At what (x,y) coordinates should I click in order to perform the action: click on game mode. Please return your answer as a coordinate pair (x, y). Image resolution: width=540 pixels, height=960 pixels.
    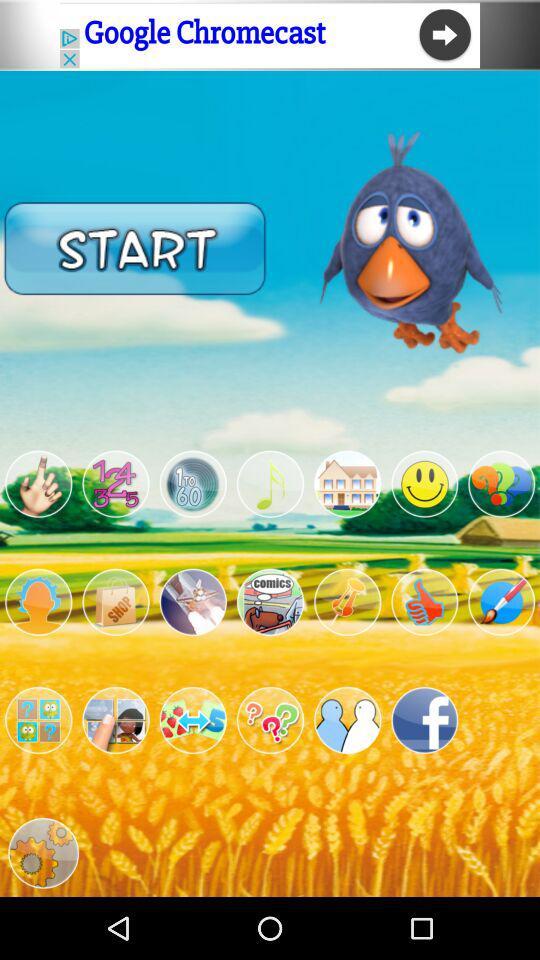
    Looking at the image, I should click on (270, 601).